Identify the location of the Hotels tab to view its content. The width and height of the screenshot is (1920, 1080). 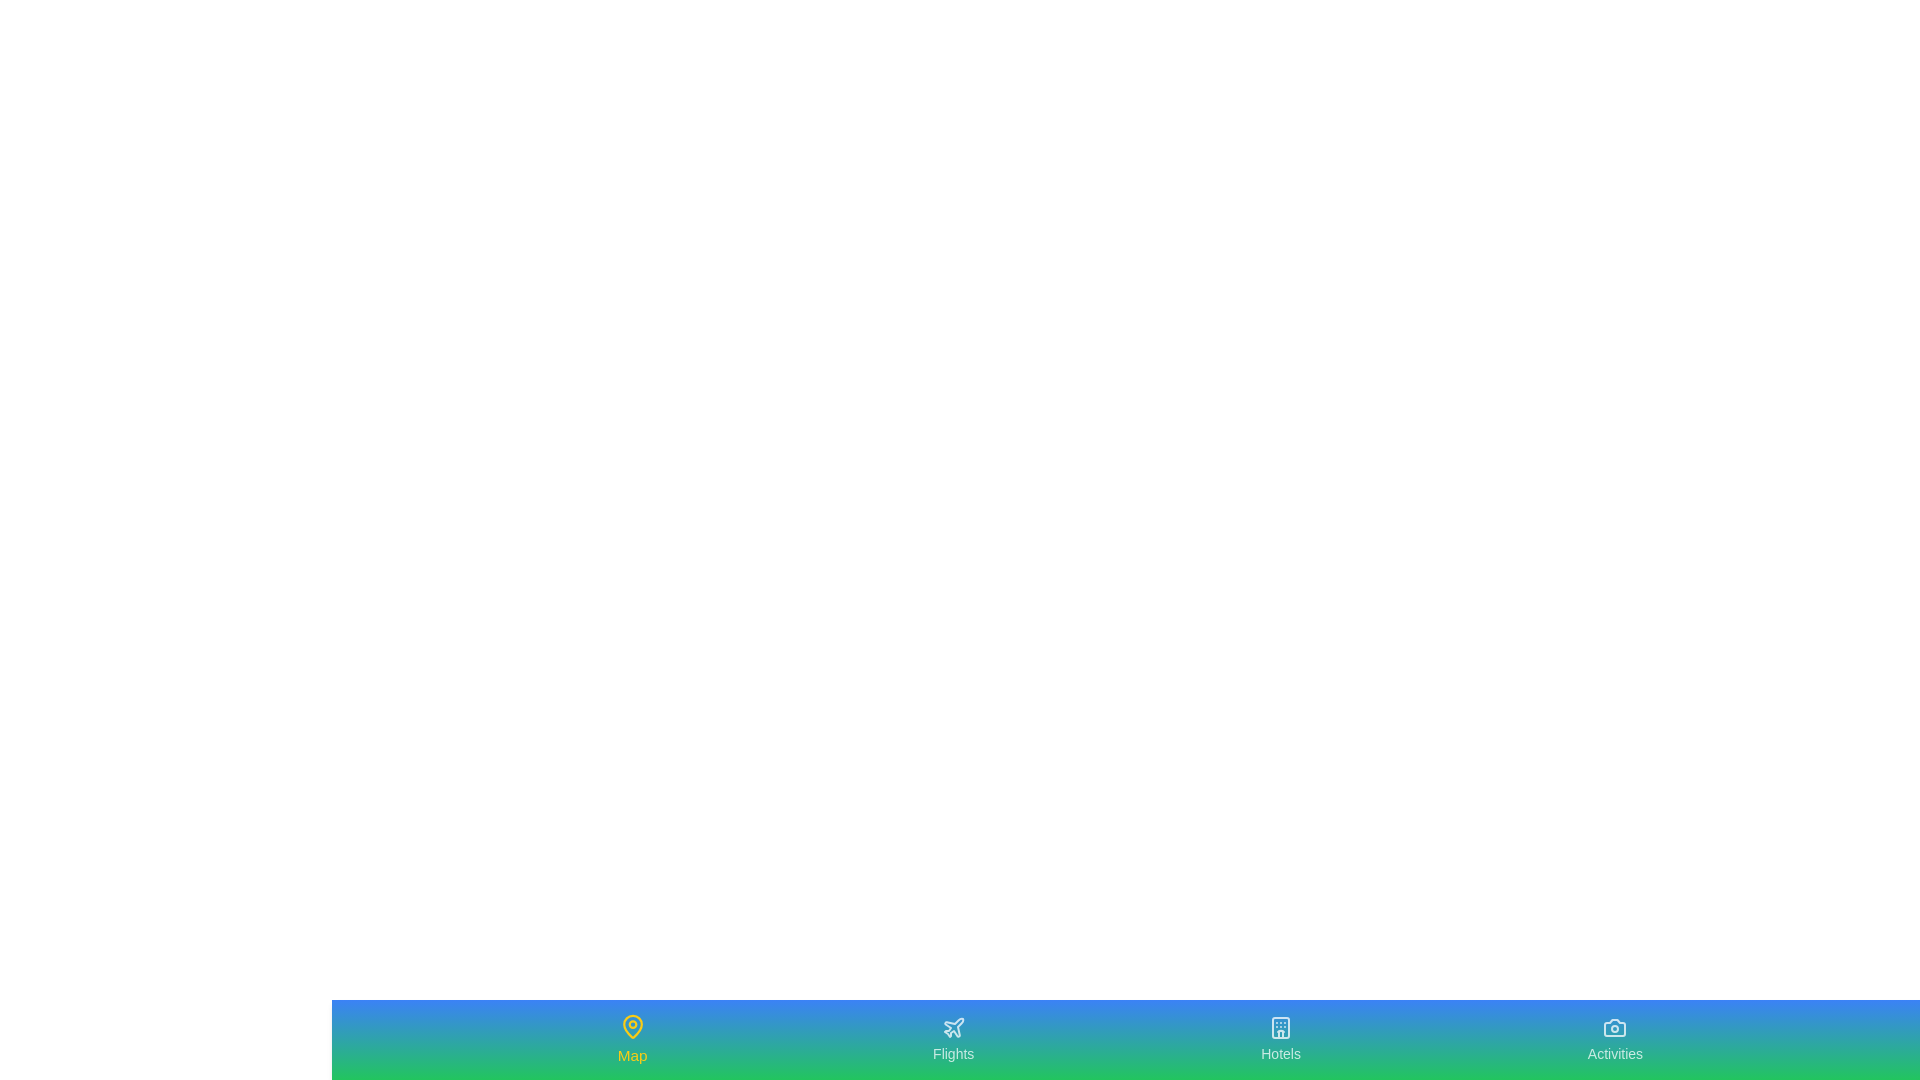
(1281, 1039).